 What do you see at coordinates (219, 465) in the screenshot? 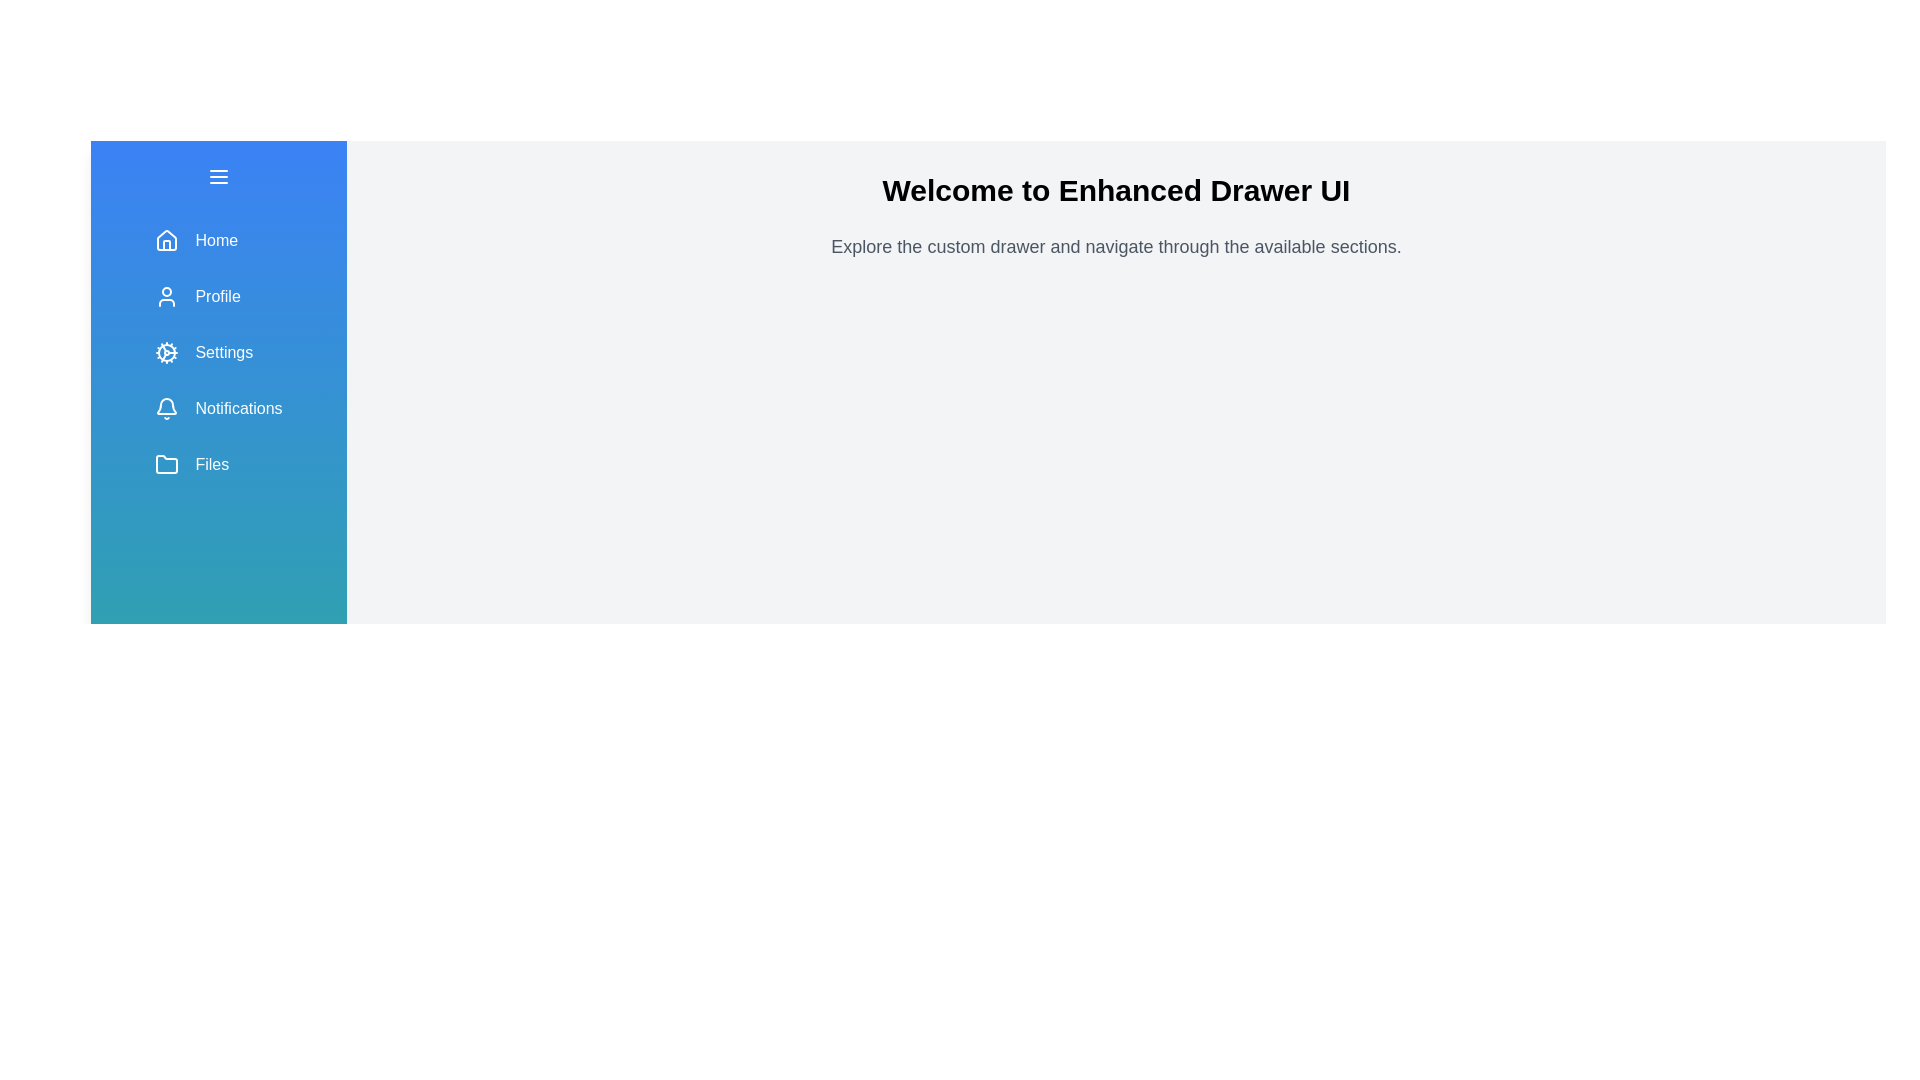
I see `the navigation menu item labeled Files` at bounding box center [219, 465].